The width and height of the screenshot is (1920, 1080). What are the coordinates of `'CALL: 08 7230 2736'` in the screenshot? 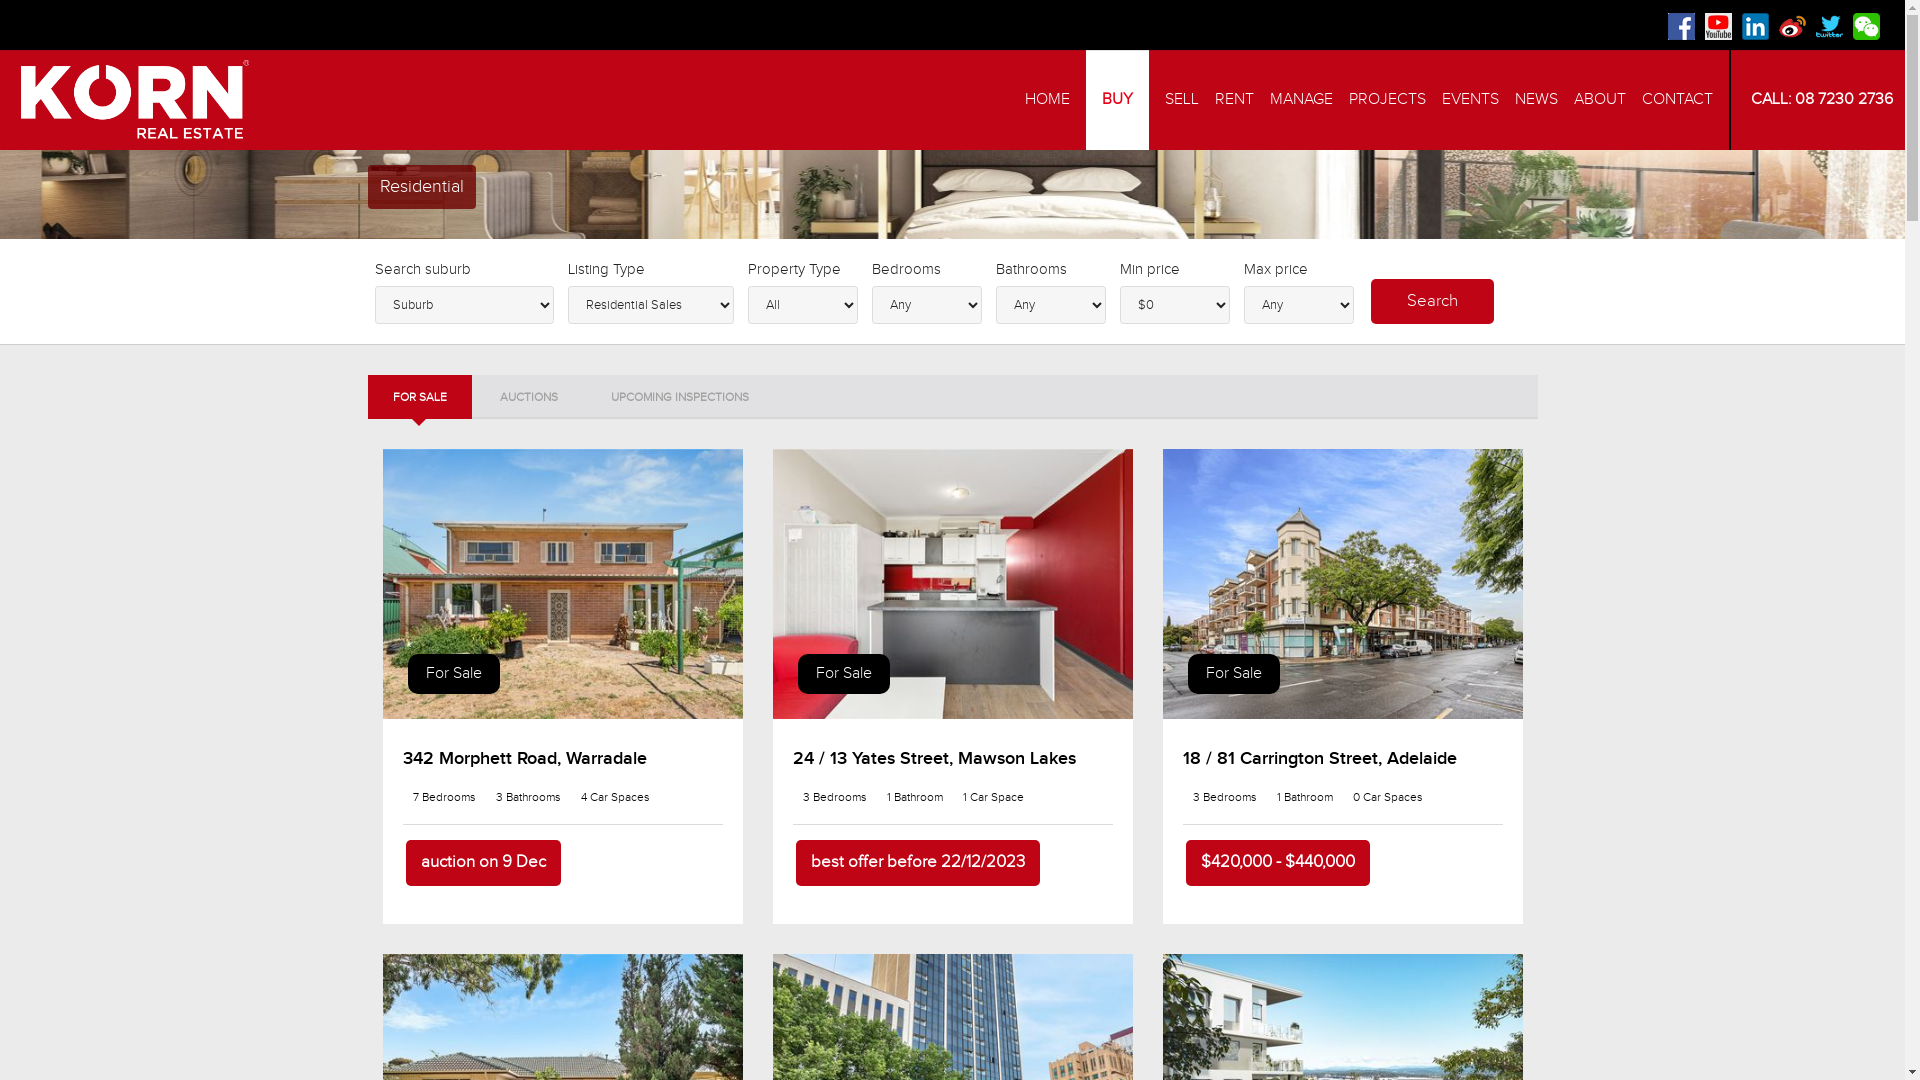 It's located at (1818, 99).